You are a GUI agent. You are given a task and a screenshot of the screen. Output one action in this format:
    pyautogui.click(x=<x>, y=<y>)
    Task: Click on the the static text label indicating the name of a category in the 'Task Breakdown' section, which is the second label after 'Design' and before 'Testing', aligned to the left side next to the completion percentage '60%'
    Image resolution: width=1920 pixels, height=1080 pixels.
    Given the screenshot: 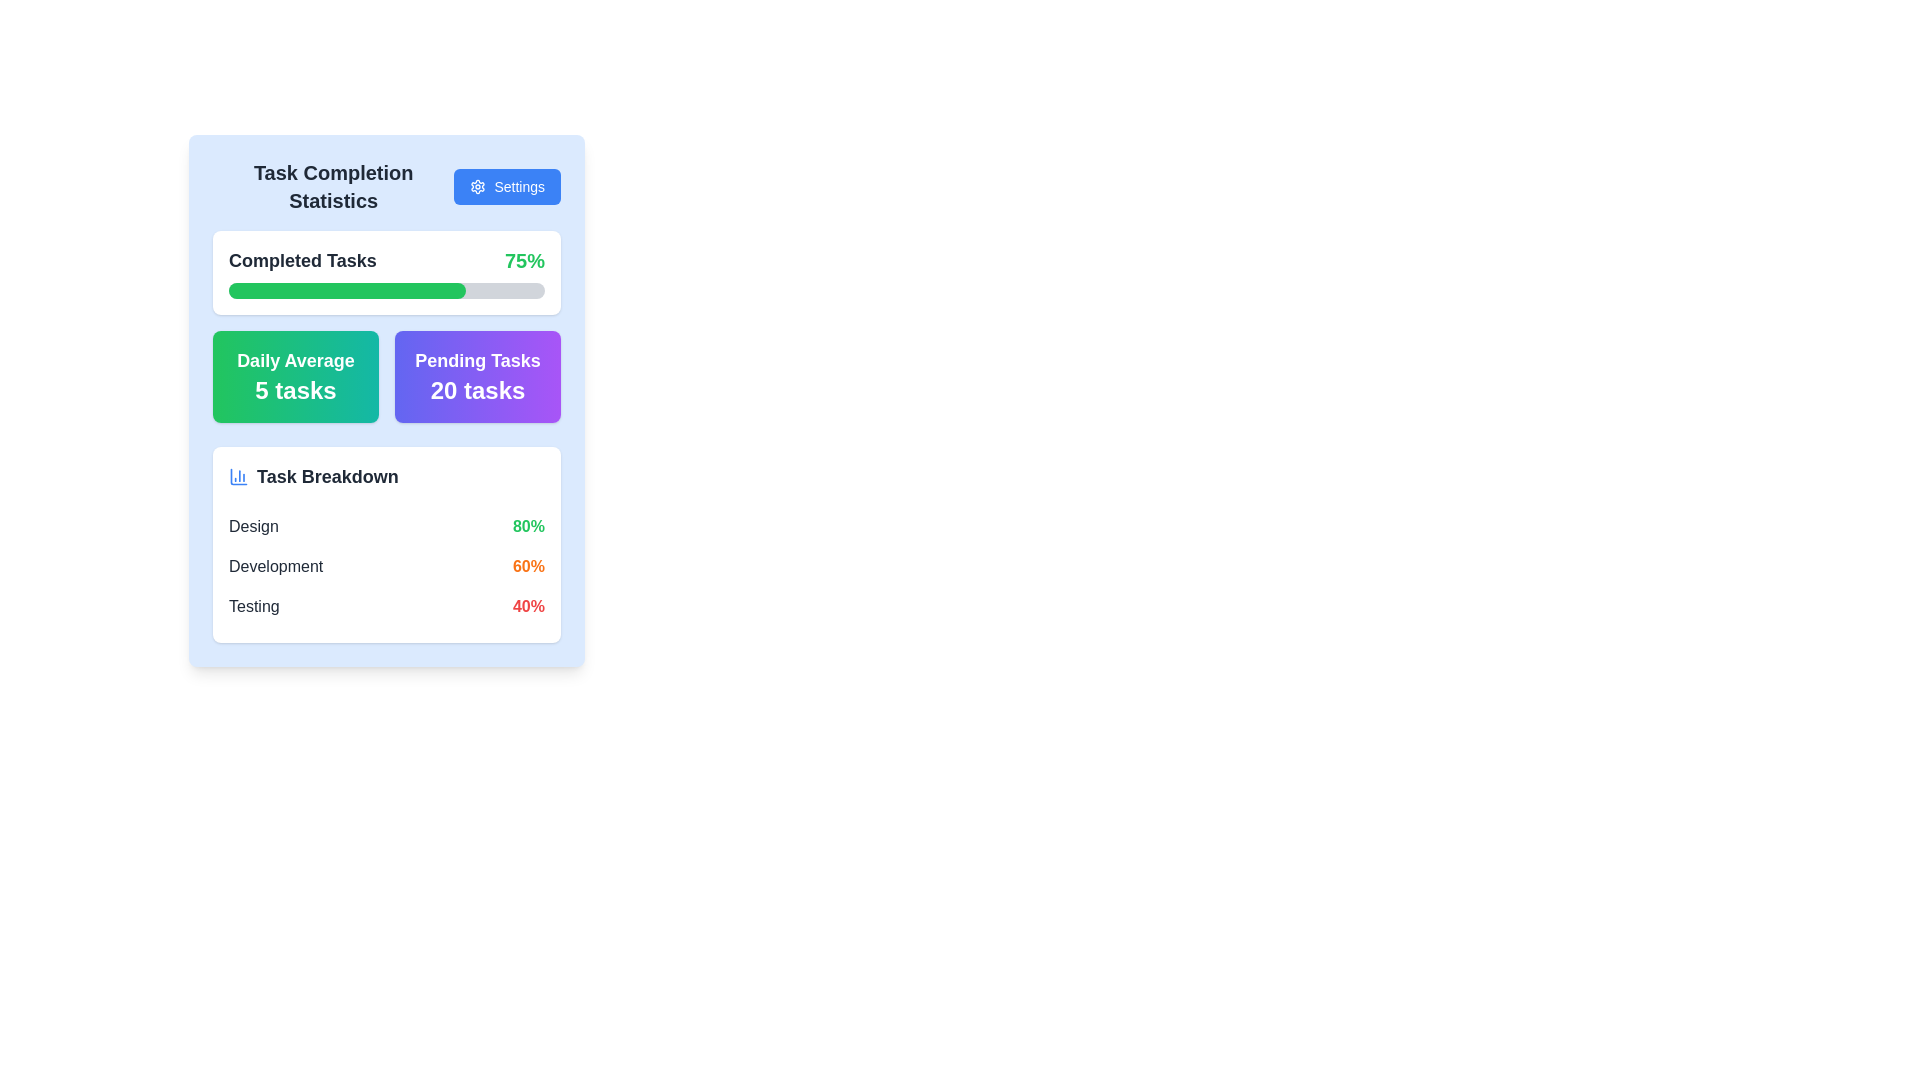 What is the action you would take?
    pyautogui.click(x=275, y=567)
    